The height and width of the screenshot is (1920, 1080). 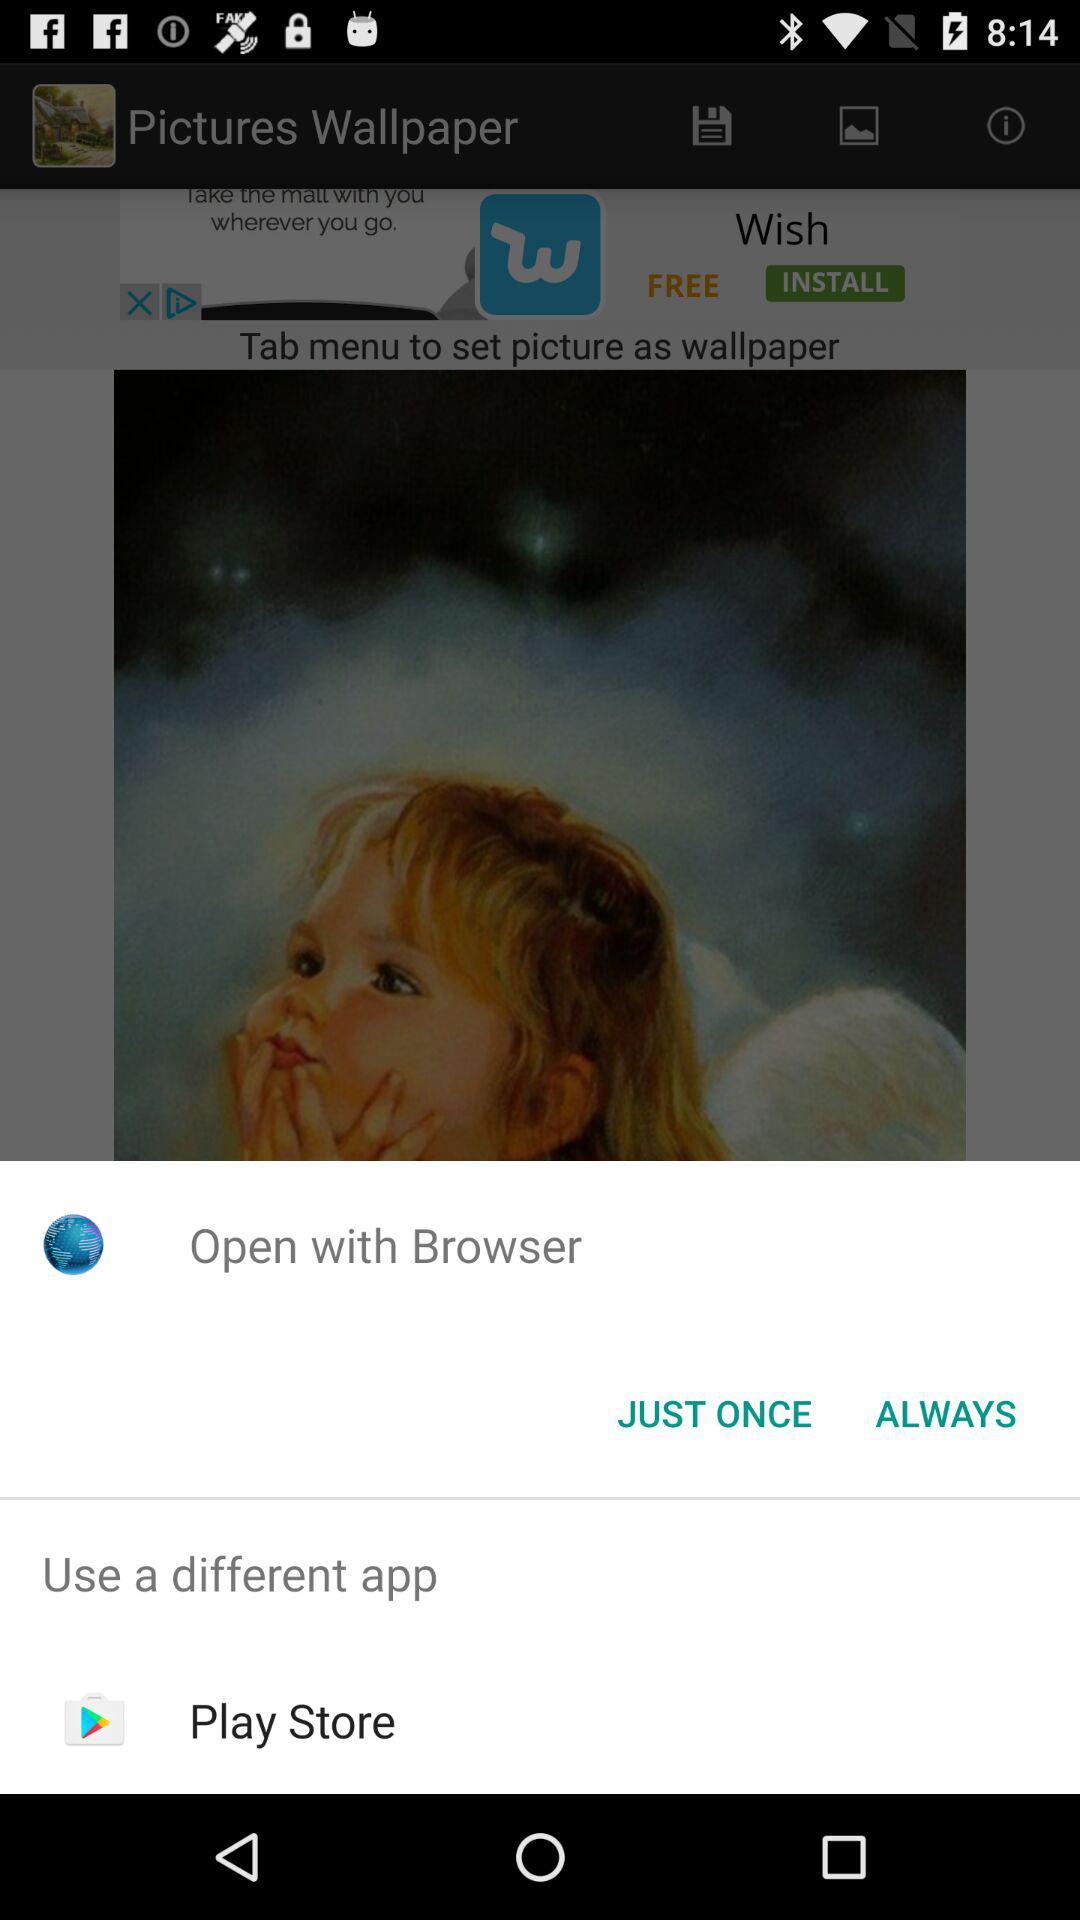 I want to click on button to the right of the just once button, so click(x=945, y=1411).